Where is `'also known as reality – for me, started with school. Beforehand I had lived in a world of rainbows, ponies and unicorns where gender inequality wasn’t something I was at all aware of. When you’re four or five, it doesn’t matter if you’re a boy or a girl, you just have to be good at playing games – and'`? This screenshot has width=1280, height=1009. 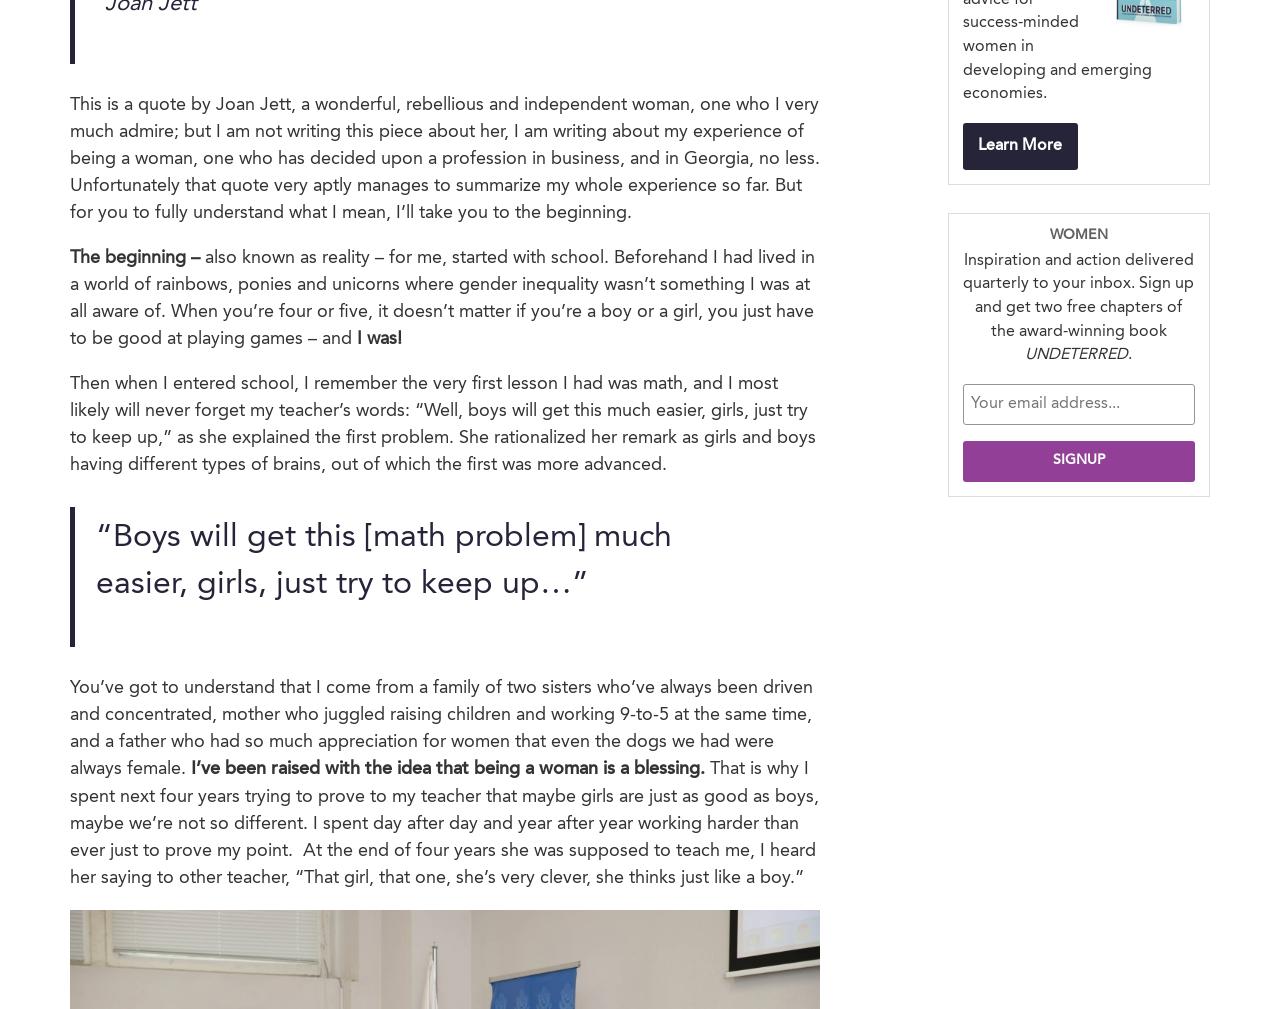
'also known as reality – for me, started with school. Beforehand I had lived in a world of rainbows, ponies and unicorns where gender inequality wasn’t something I was at all aware of. When you’re four or five, it doesn’t matter if you’re a boy or a girl, you just have to be good at playing games – and' is located at coordinates (441, 296).